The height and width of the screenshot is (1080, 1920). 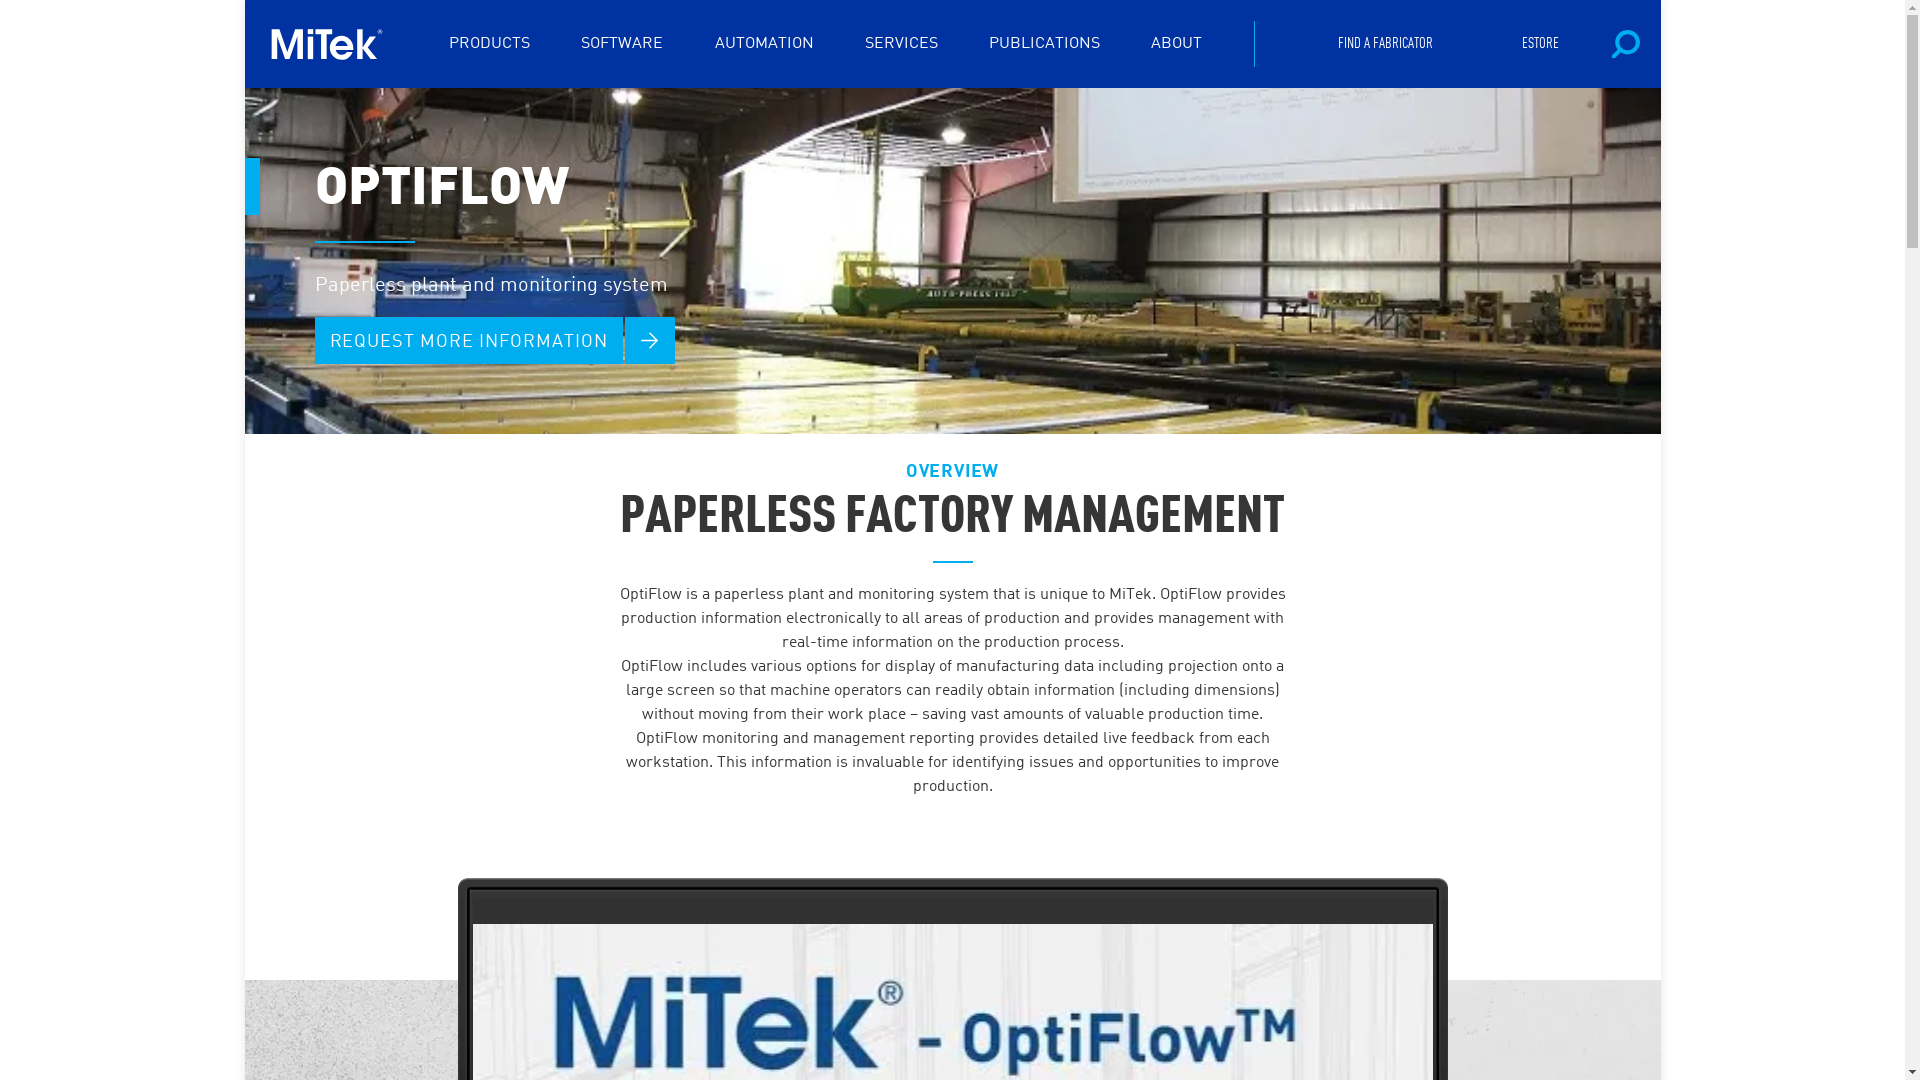 What do you see at coordinates (1338, 43) in the screenshot?
I see `'FIND A FABRICATOR'` at bounding box center [1338, 43].